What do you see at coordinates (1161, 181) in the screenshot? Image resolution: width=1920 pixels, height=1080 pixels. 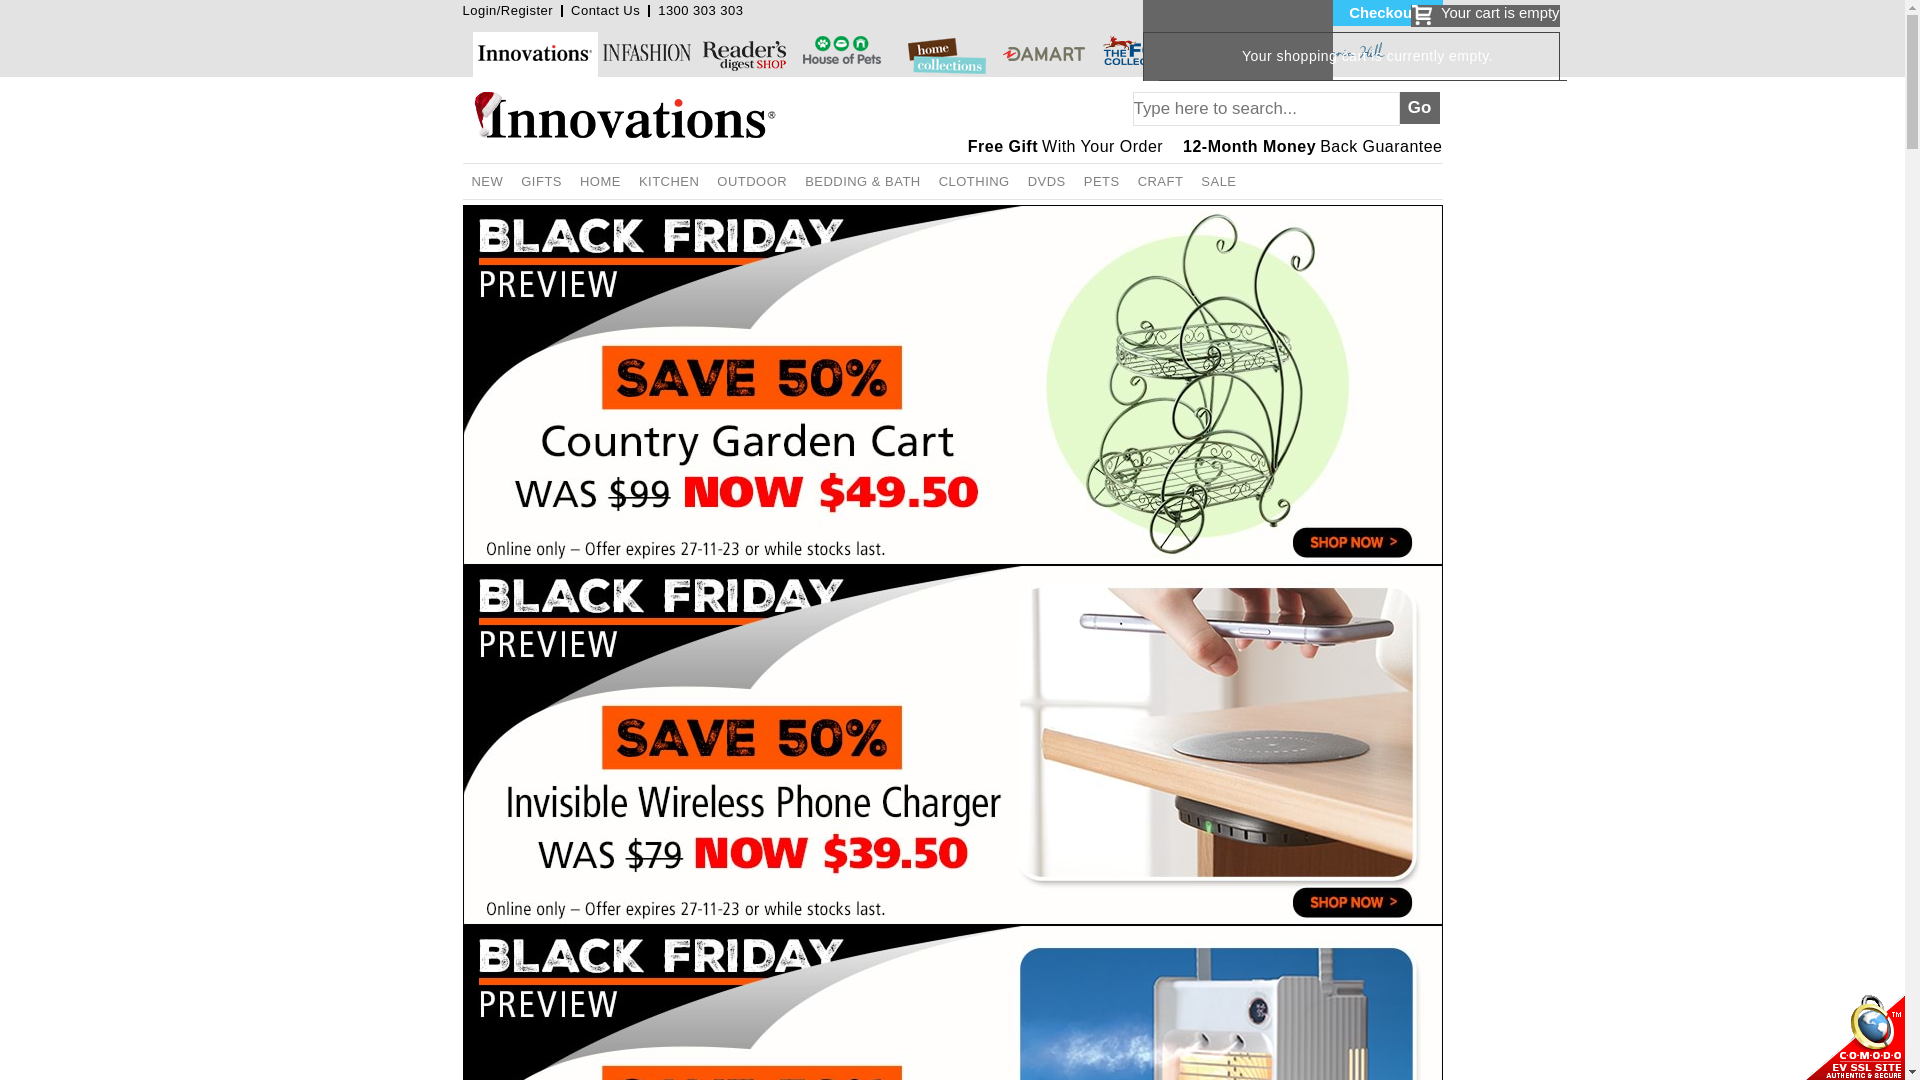 I see `'CRAFT'` at bounding box center [1161, 181].